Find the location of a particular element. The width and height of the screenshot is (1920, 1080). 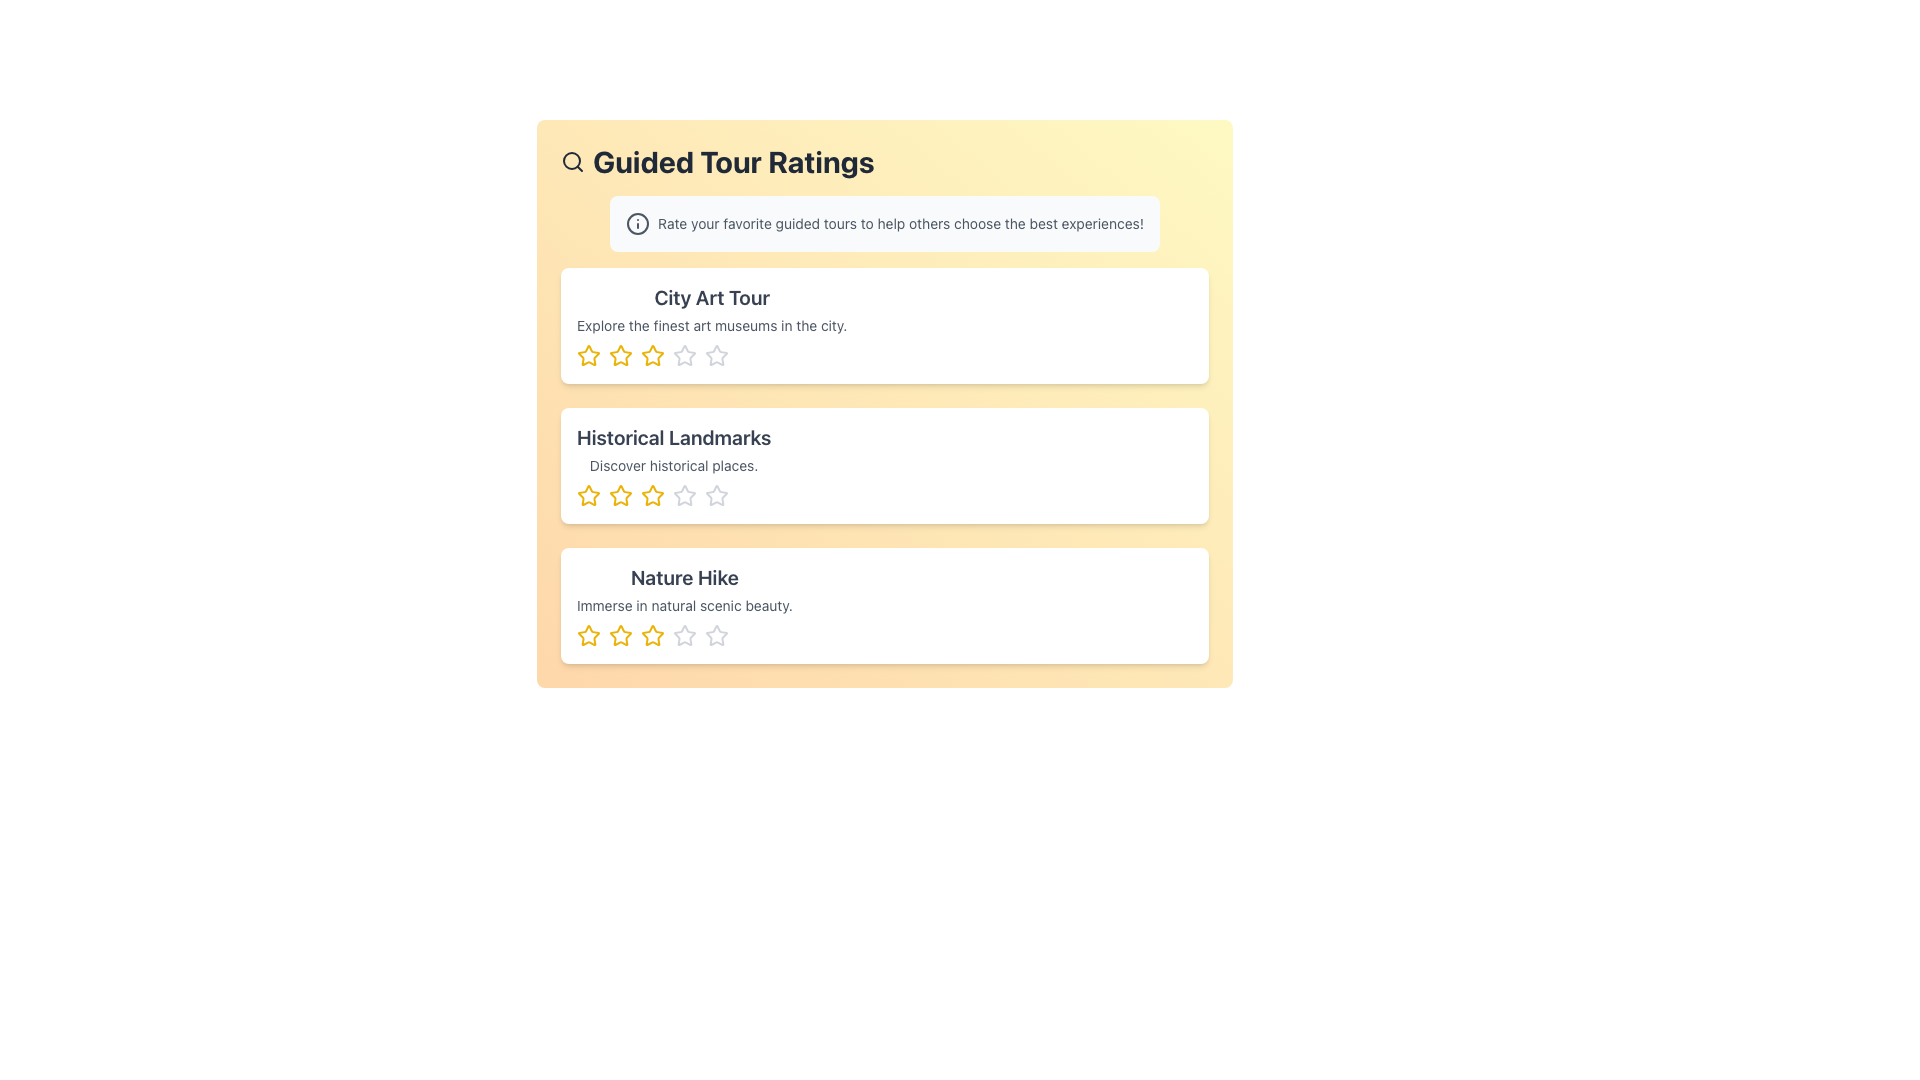

the information icon located in the upper section of the interface, which is positioned to the left of the text 'Rate your favorite guided tours to help others choose the best experiences!' is located at coordinates (637, 223).